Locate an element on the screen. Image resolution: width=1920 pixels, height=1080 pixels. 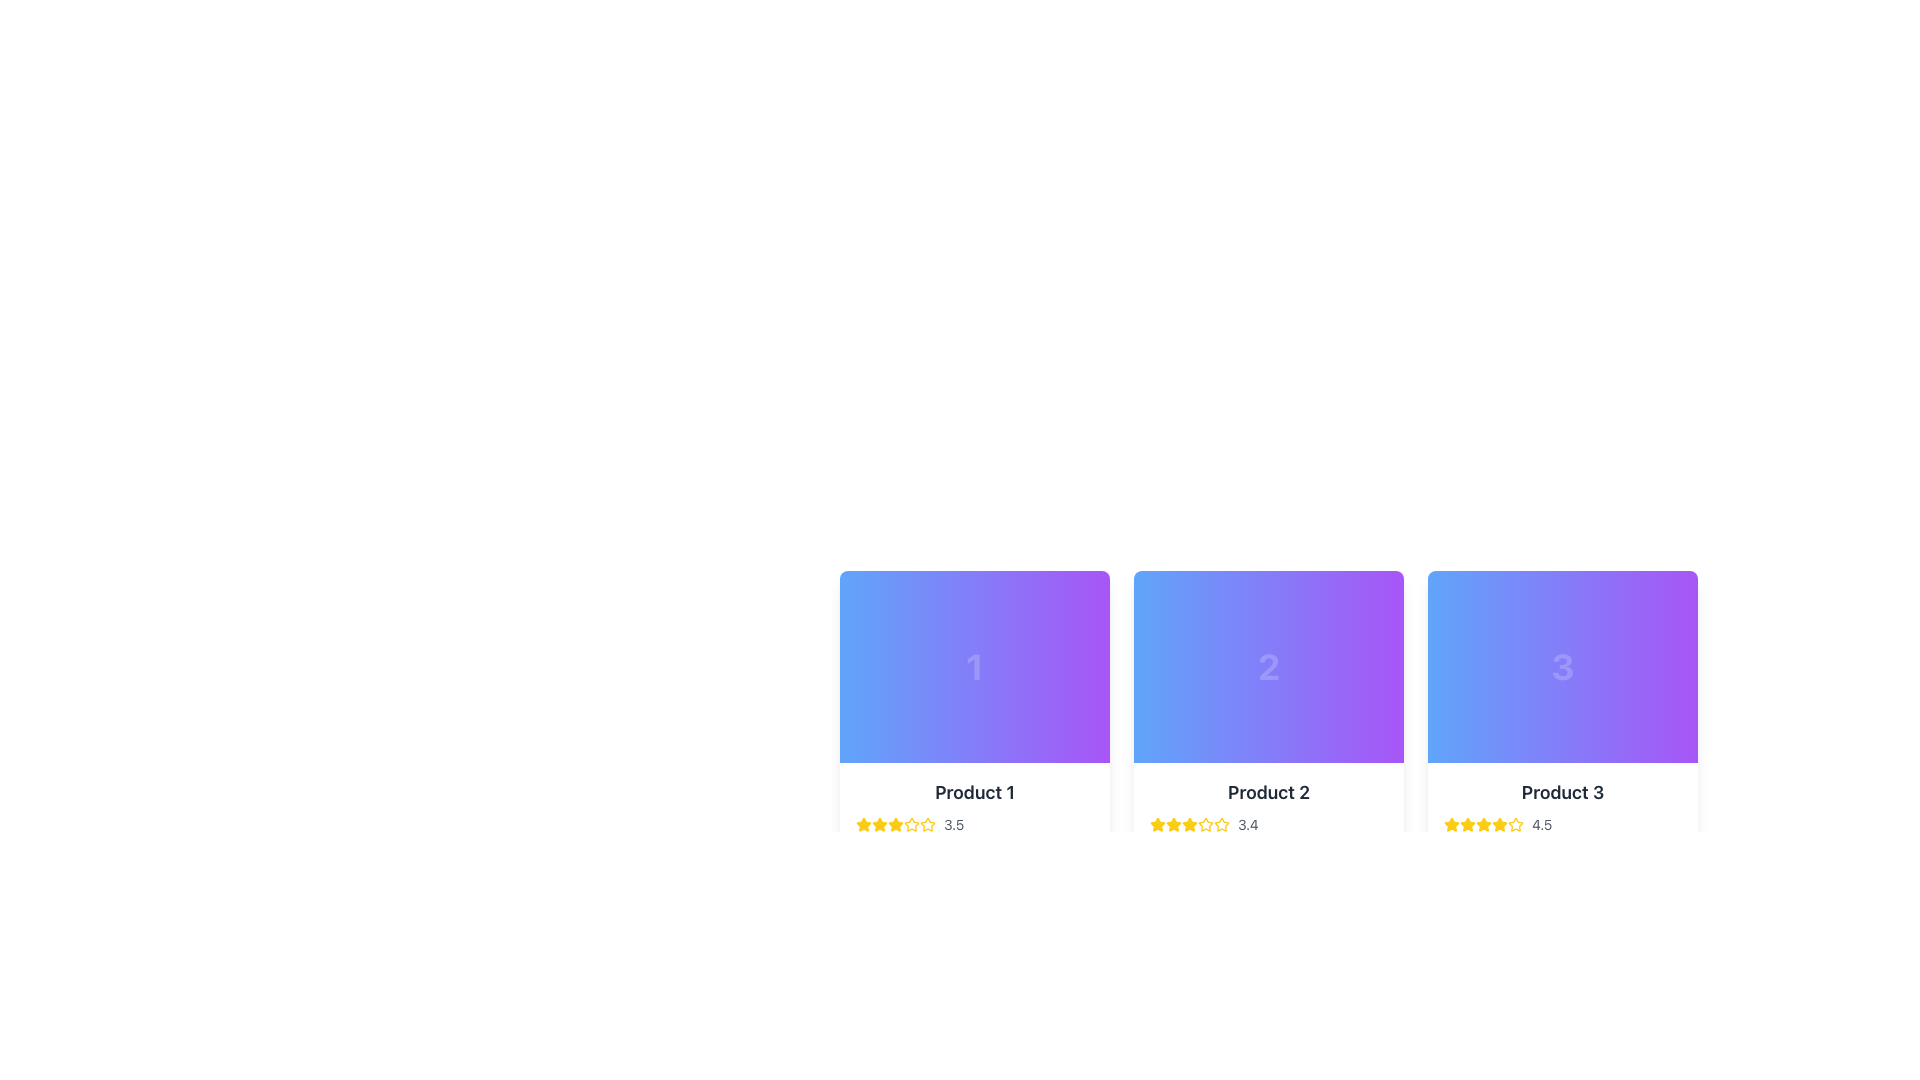
the second yellow star icon in the product rating system for 'Product 2' is located at coordinates (1221, 824).